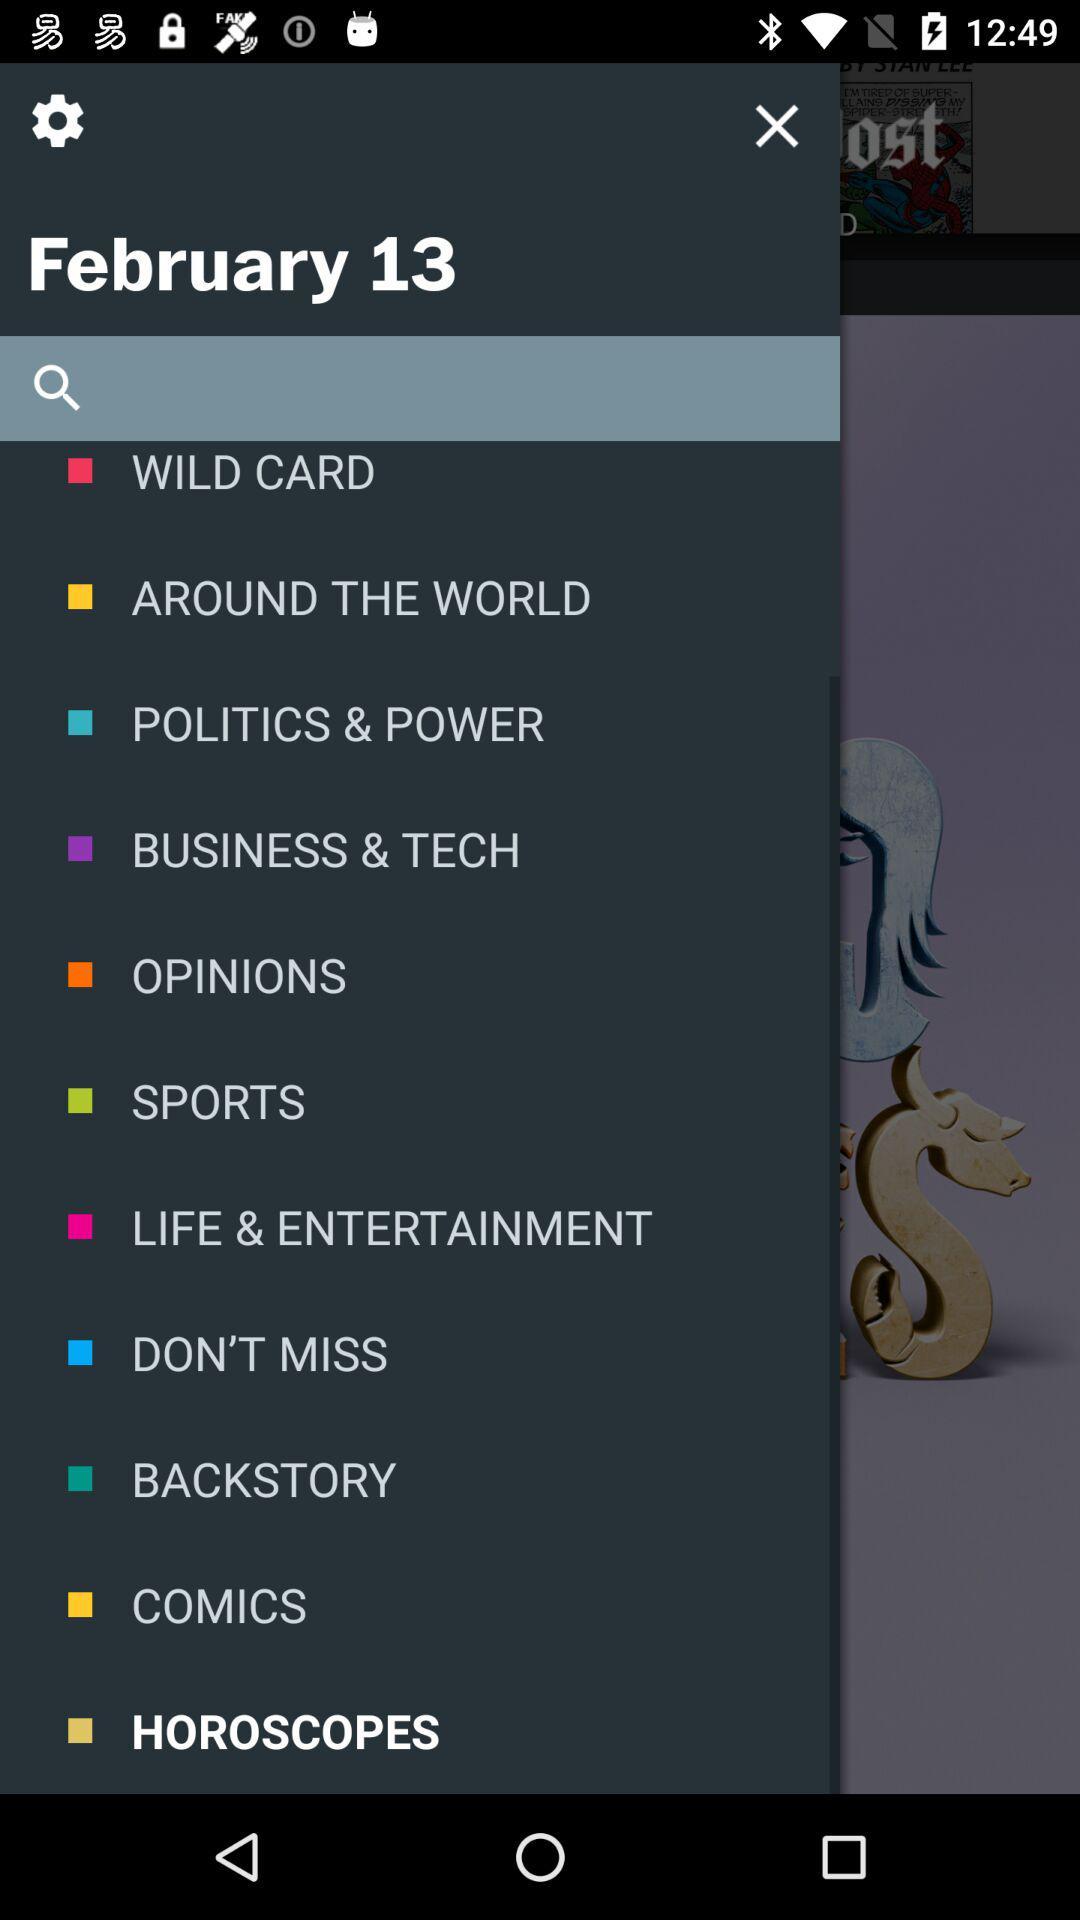  Describe the element at coordinates (584, 135) in the screenshot. I see `menu` at that location.